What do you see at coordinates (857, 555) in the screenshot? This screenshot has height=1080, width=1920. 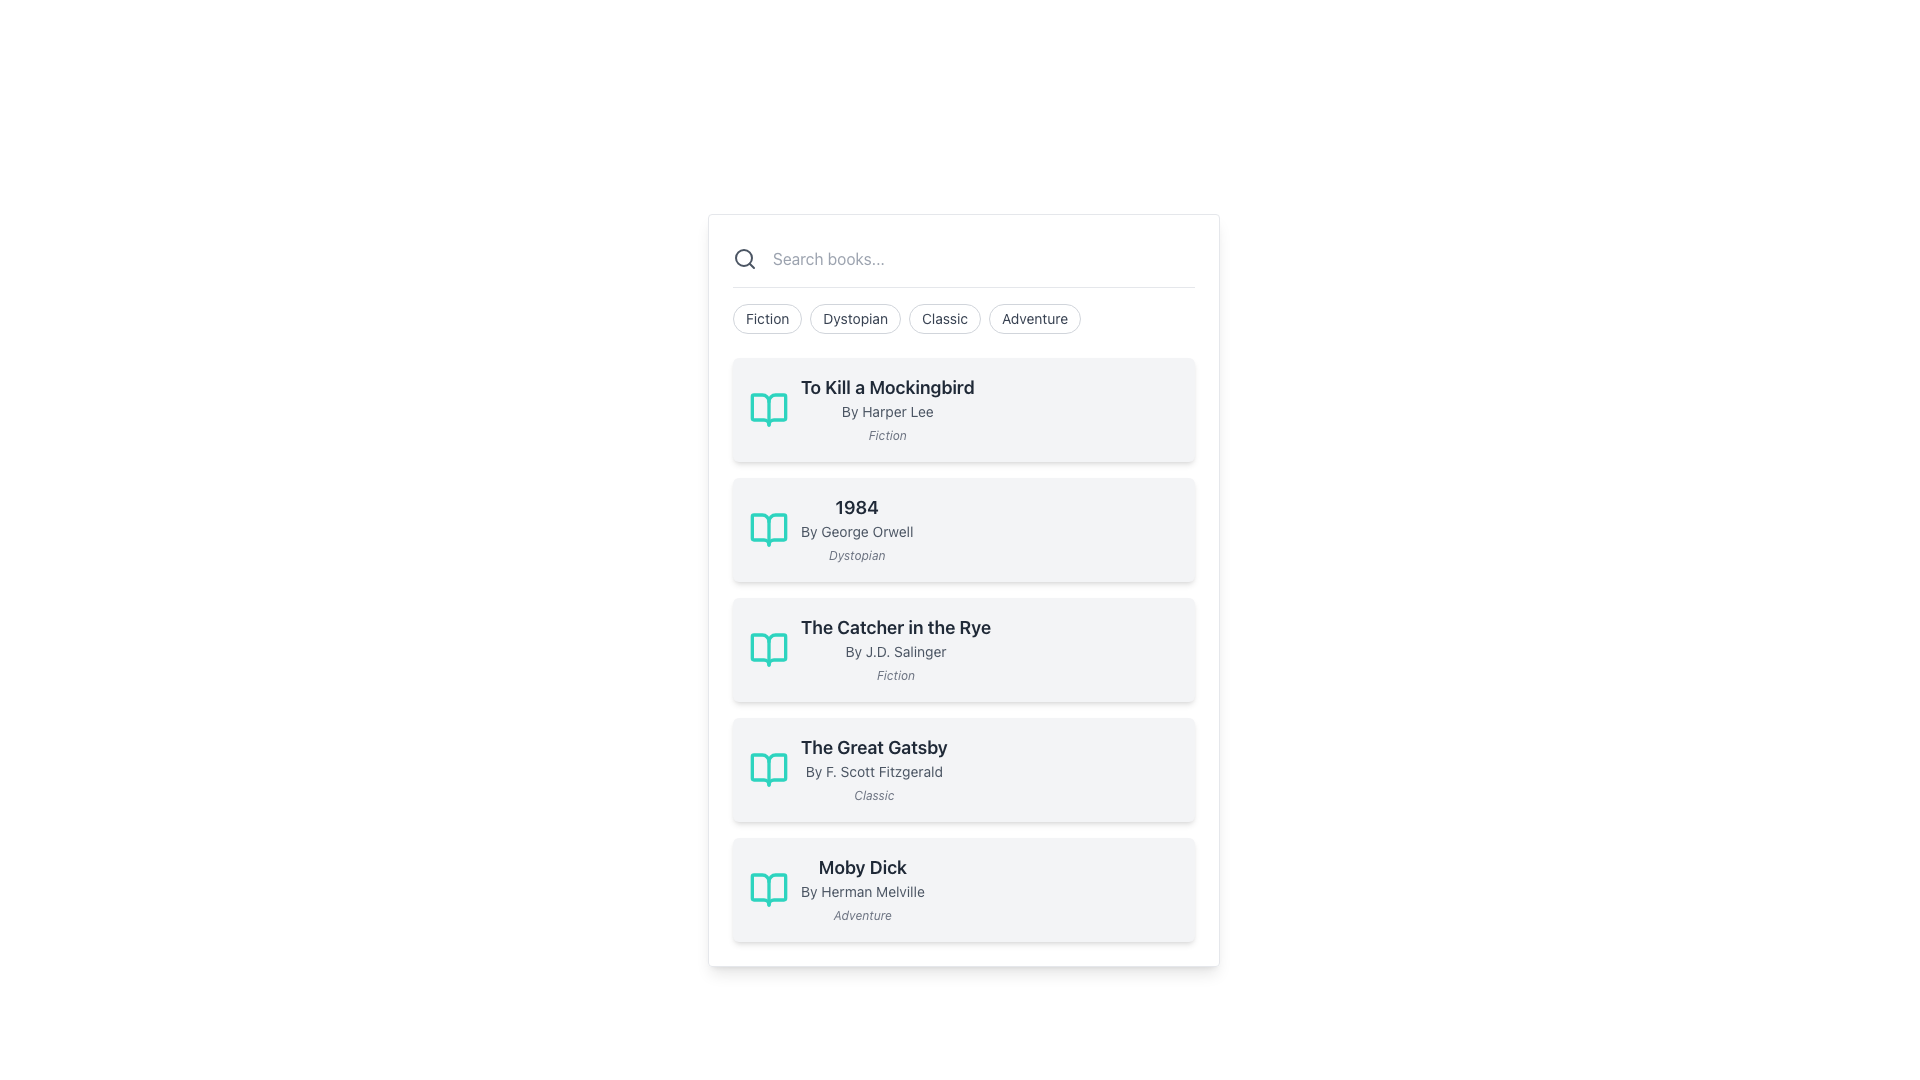 I see `the text label that describes the genre of the book '1984' as 'Dystopian', positioned below the author's name 'By George Orwell' within the book entry card` at bounding box center [857, 555].